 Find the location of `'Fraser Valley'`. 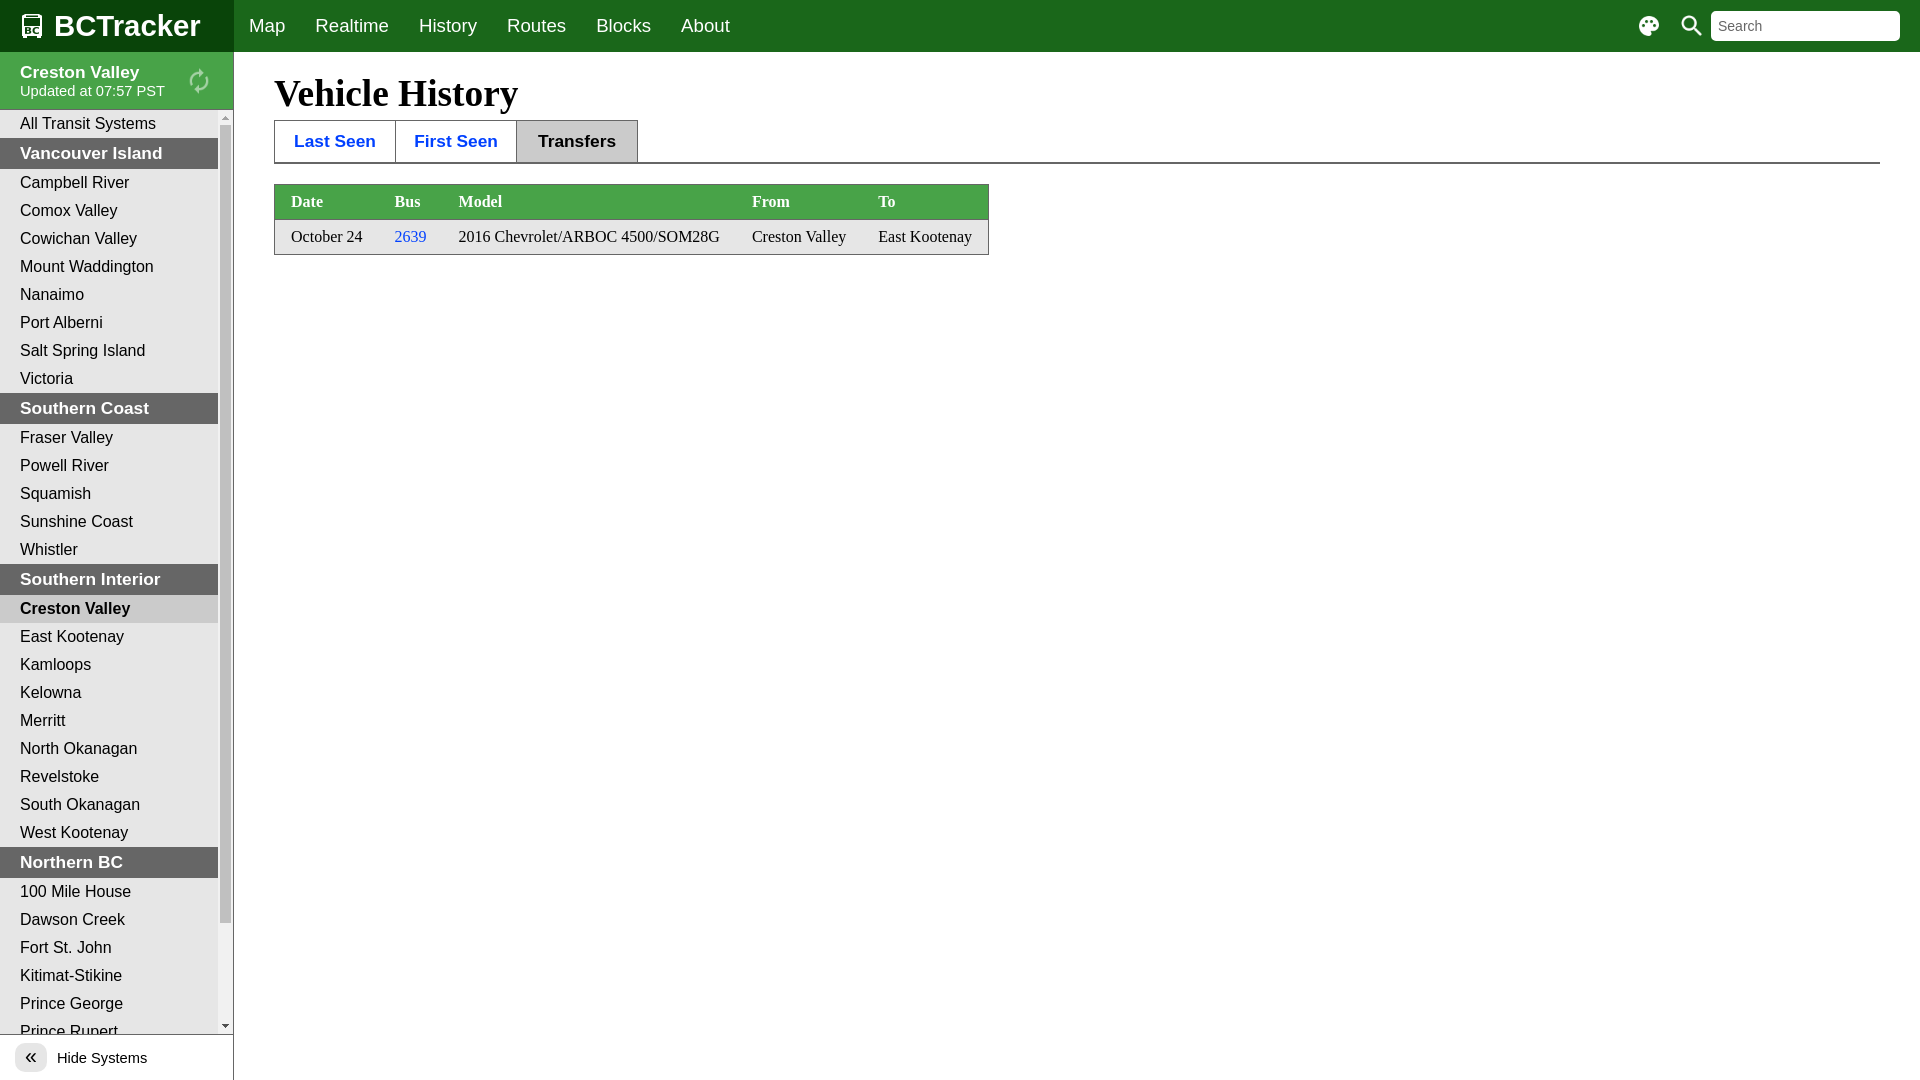

'Fraser Valley' is located at coordinates (0, 437).